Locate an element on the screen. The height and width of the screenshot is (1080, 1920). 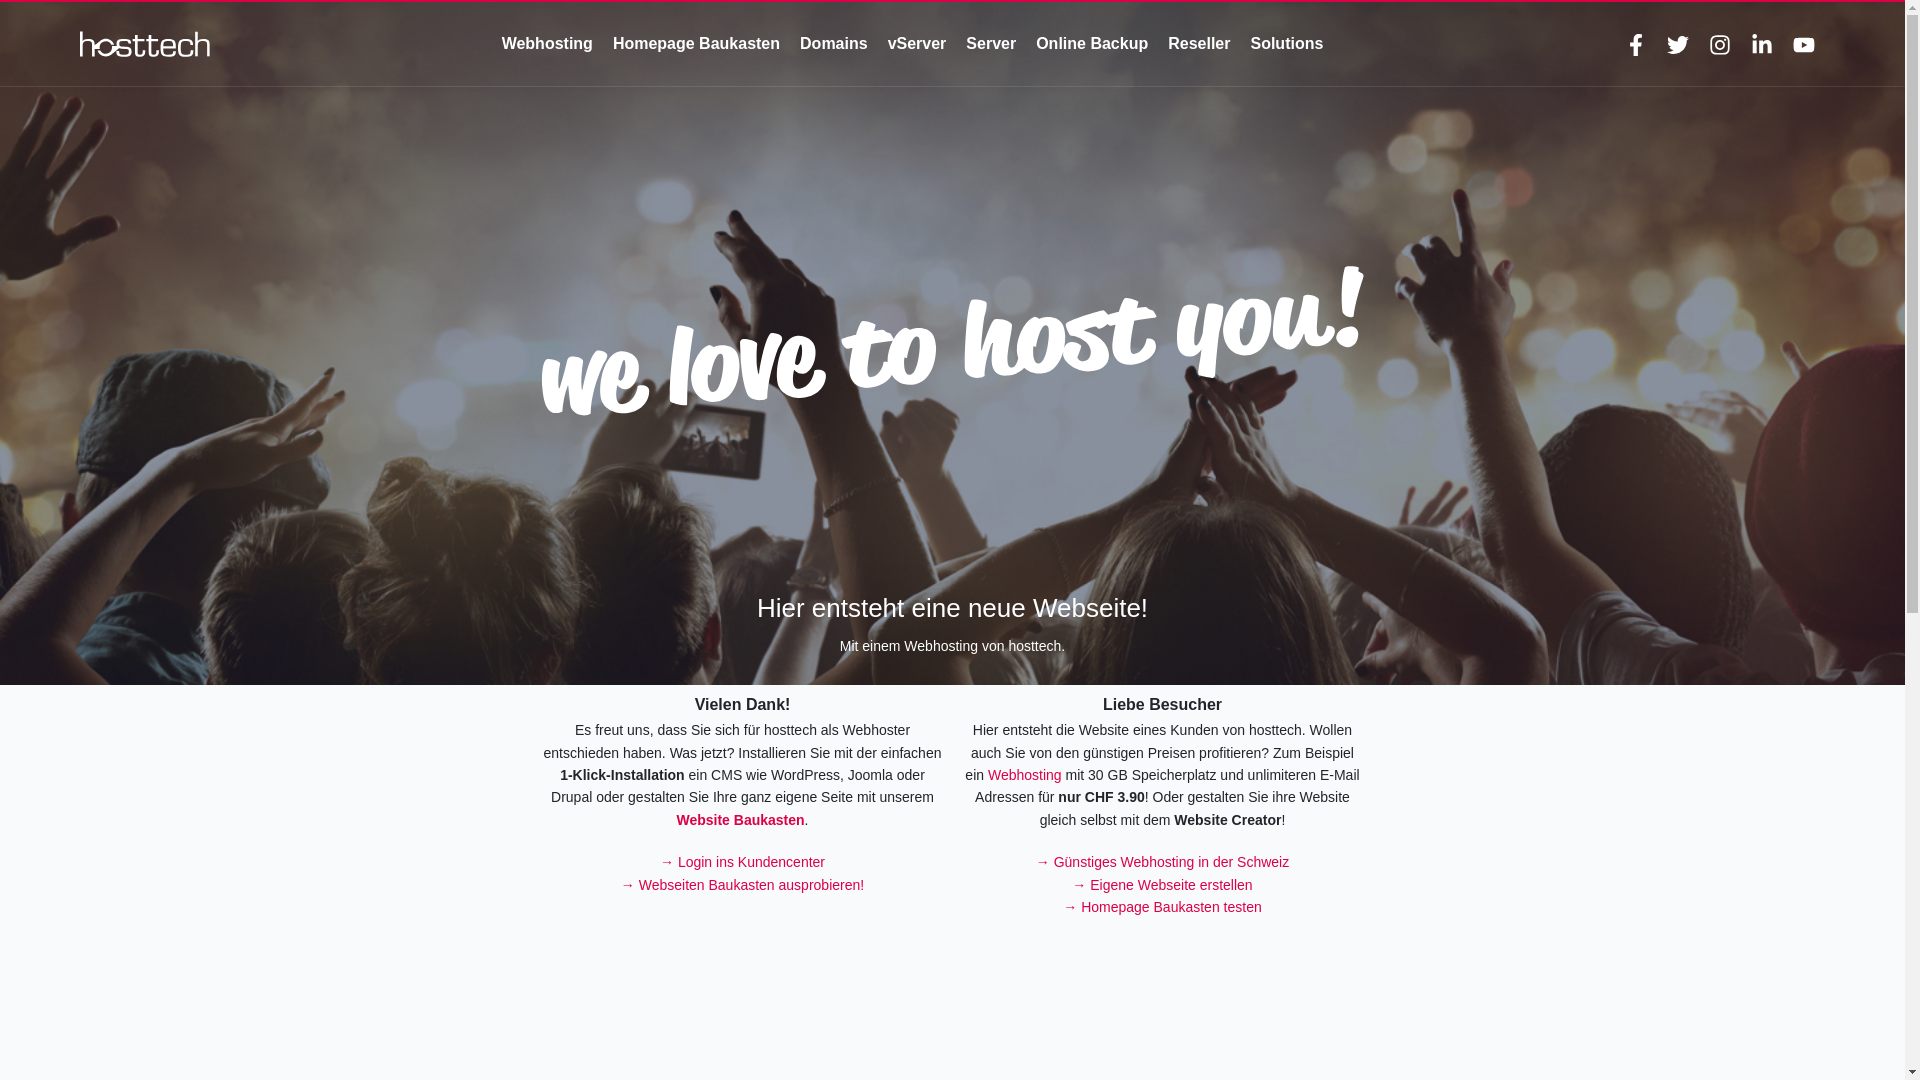
'Homepage Baukasten' is located at coordinates (696, 43).